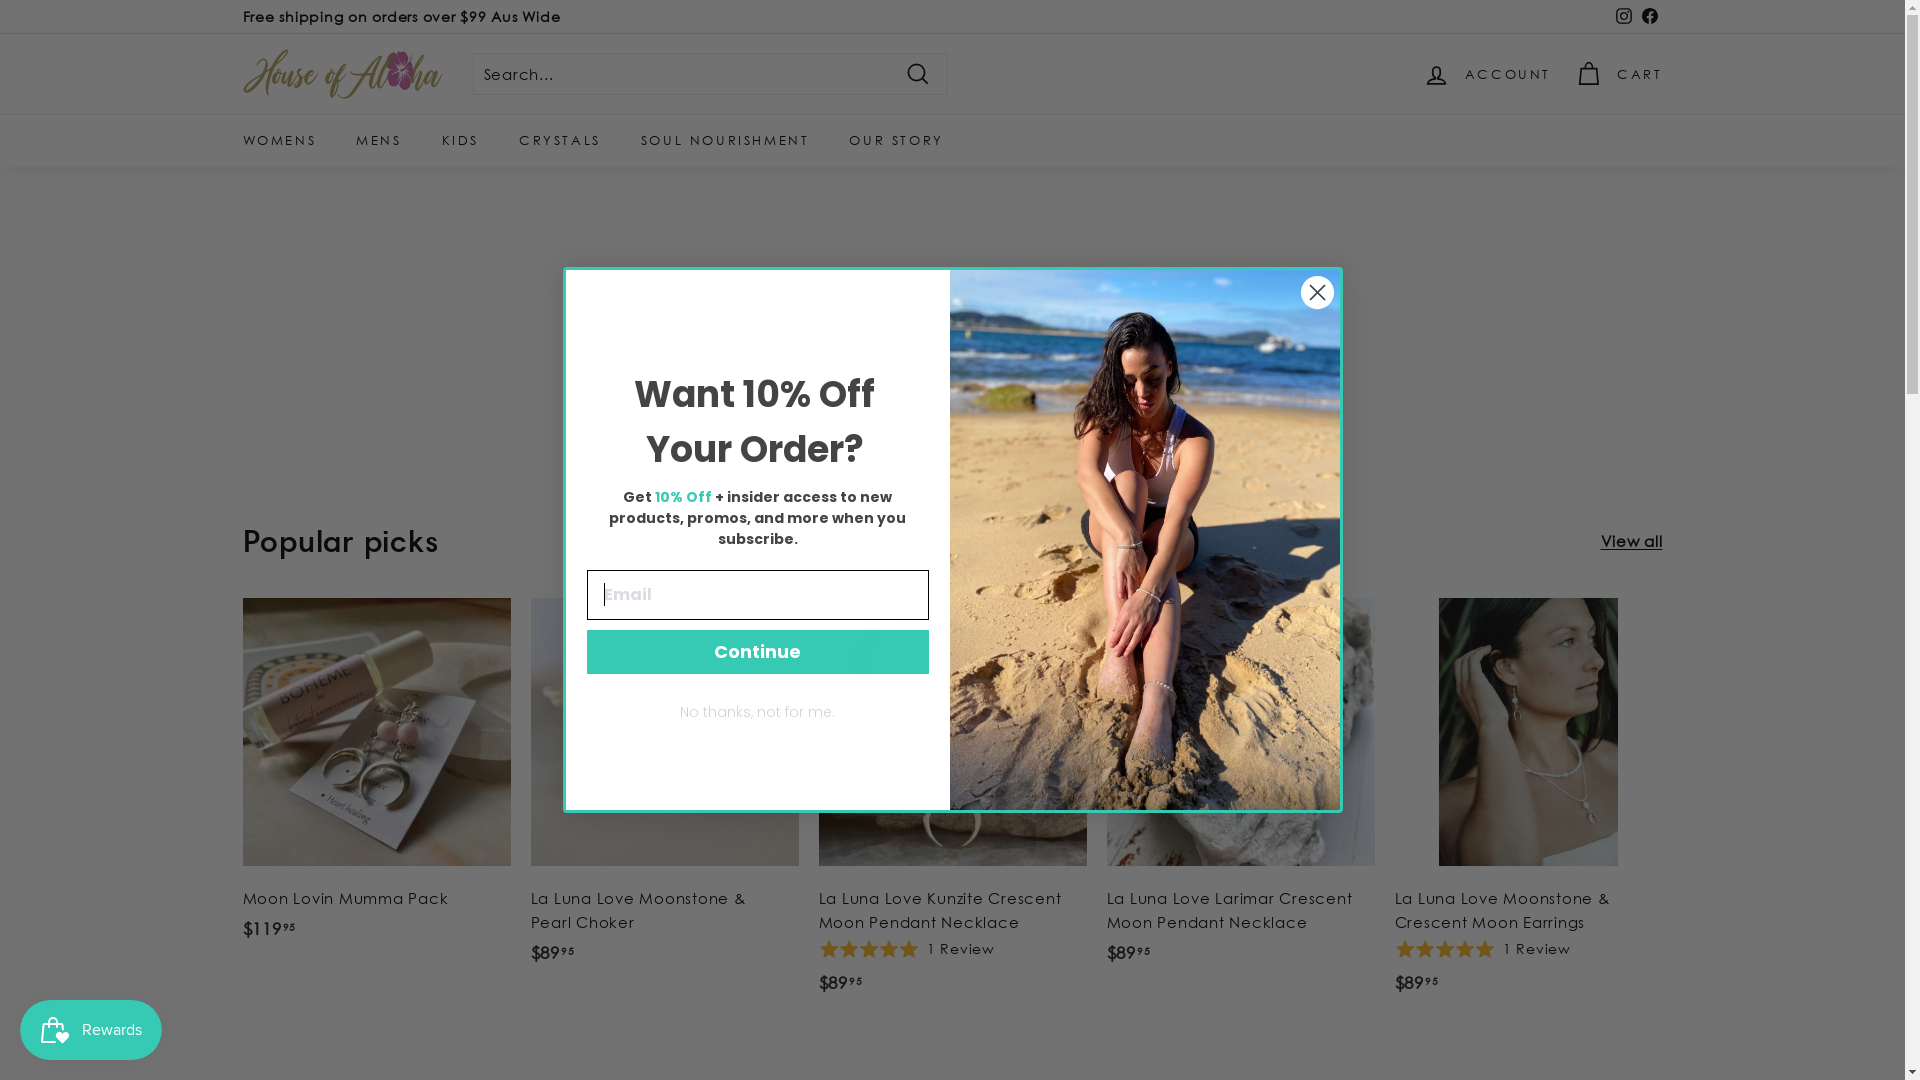  What do you see at coordinates (1622, 16) in the screenshot?
I see `'Instagram'` at bounding box center [1622, 16].